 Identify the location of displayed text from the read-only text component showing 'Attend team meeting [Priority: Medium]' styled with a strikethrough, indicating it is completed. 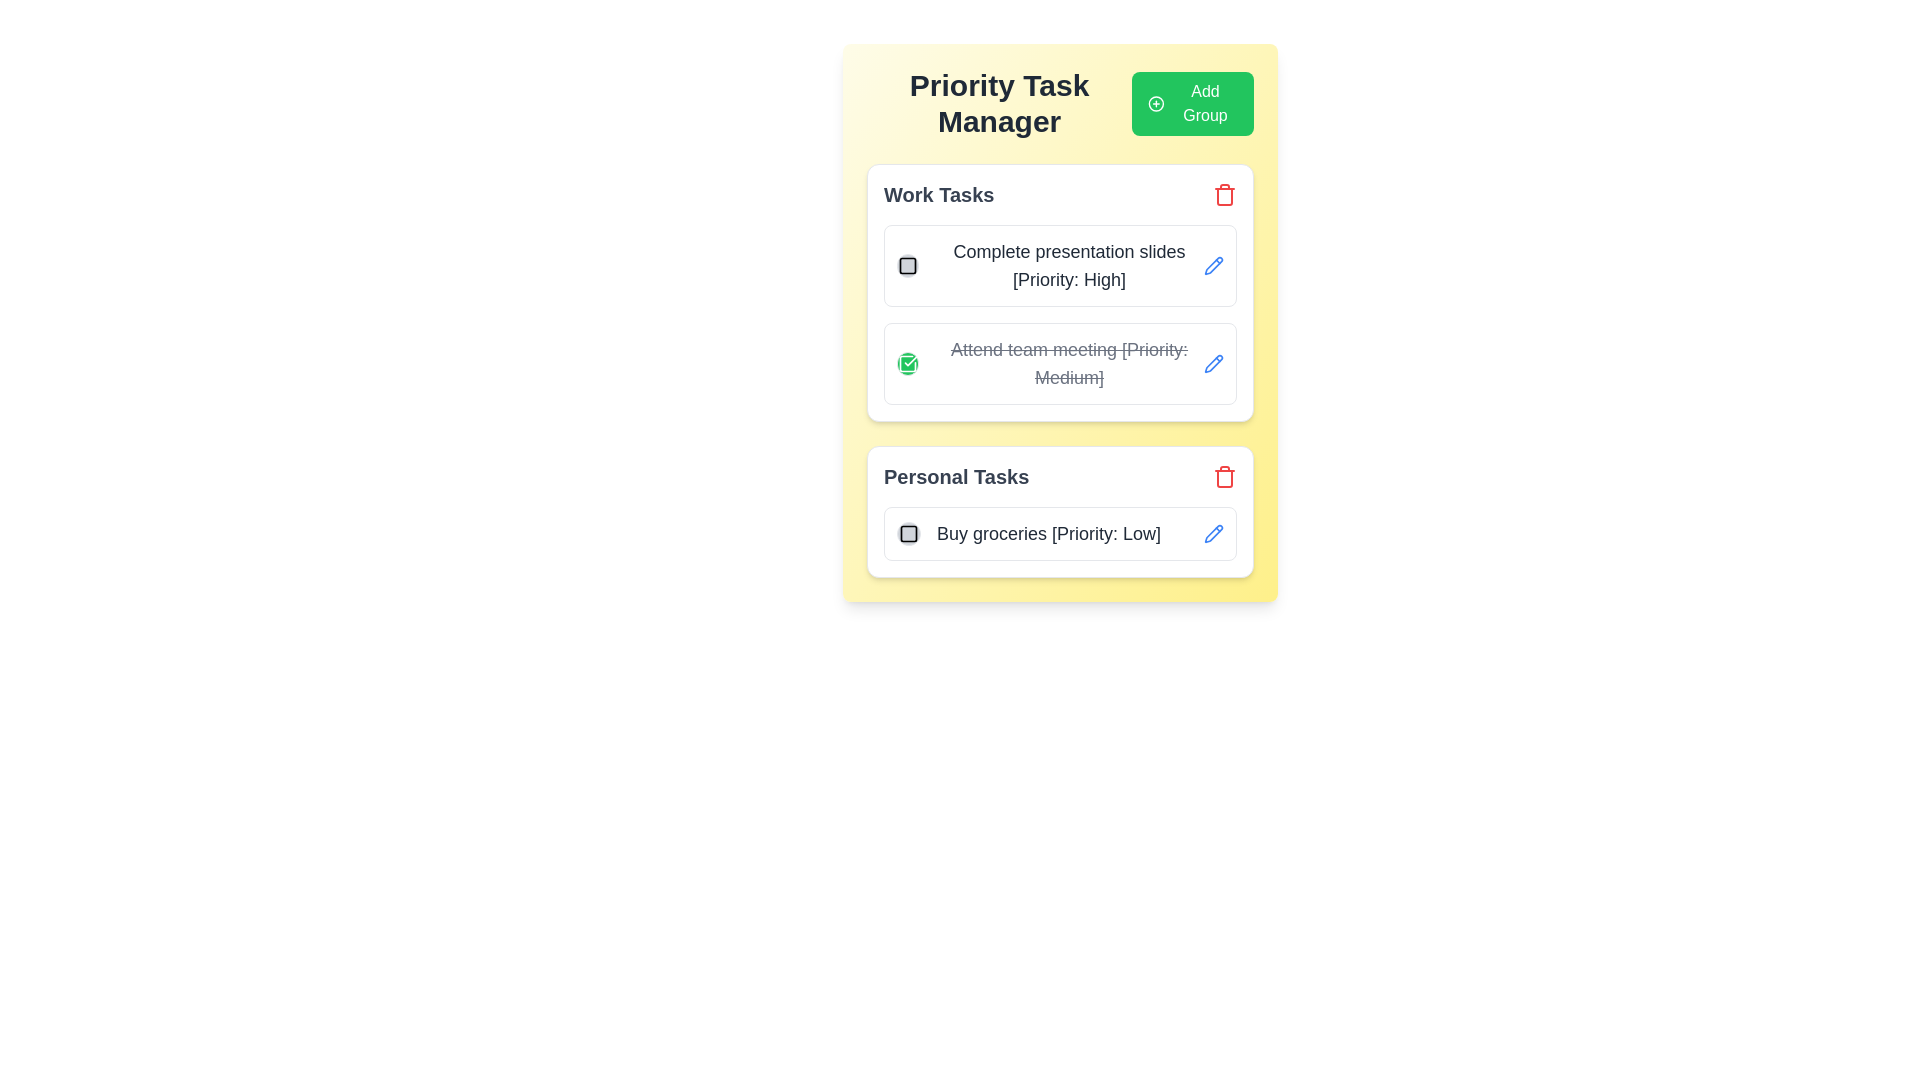
(1068, 363).